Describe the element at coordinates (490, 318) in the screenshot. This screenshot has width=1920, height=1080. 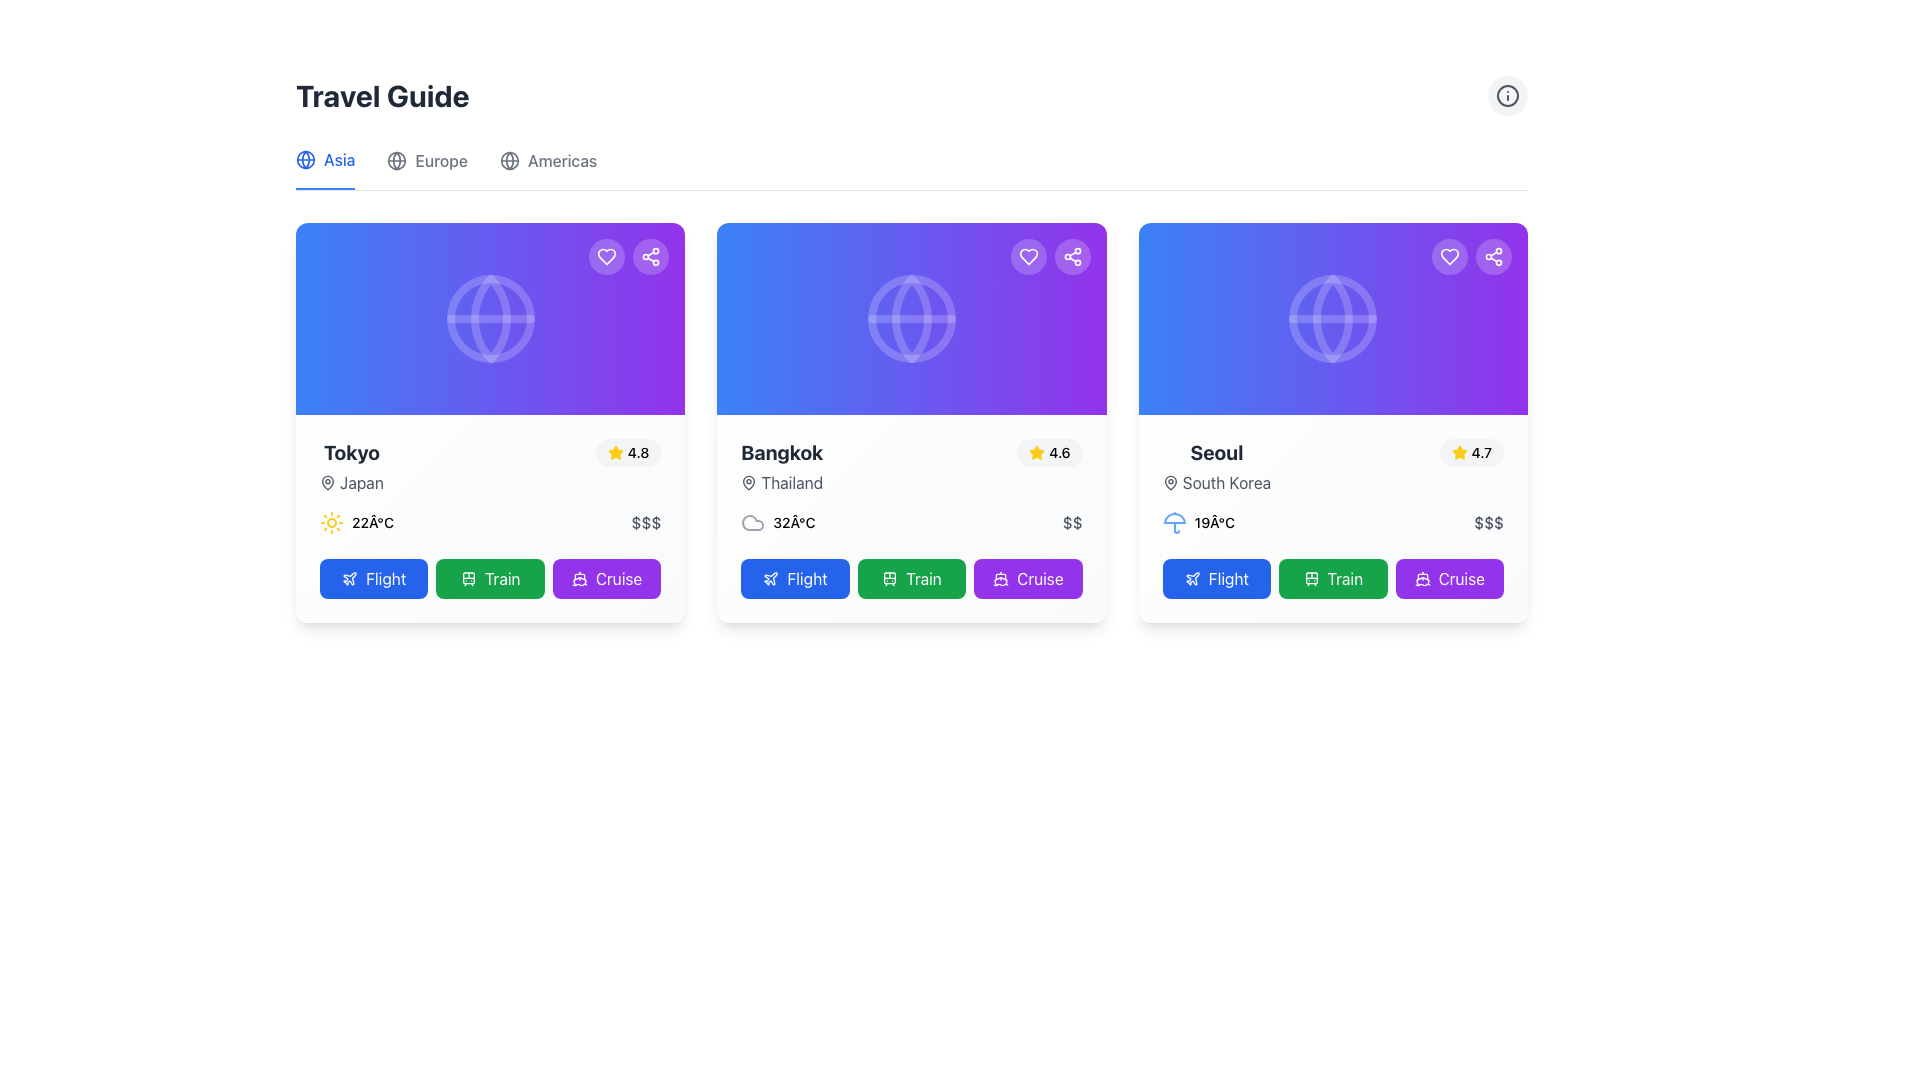
I see `the globe icon located at the center-top area of the 'Tokyo' card, which is the leftmost card in a horizontally aligned set of cards` at that location.